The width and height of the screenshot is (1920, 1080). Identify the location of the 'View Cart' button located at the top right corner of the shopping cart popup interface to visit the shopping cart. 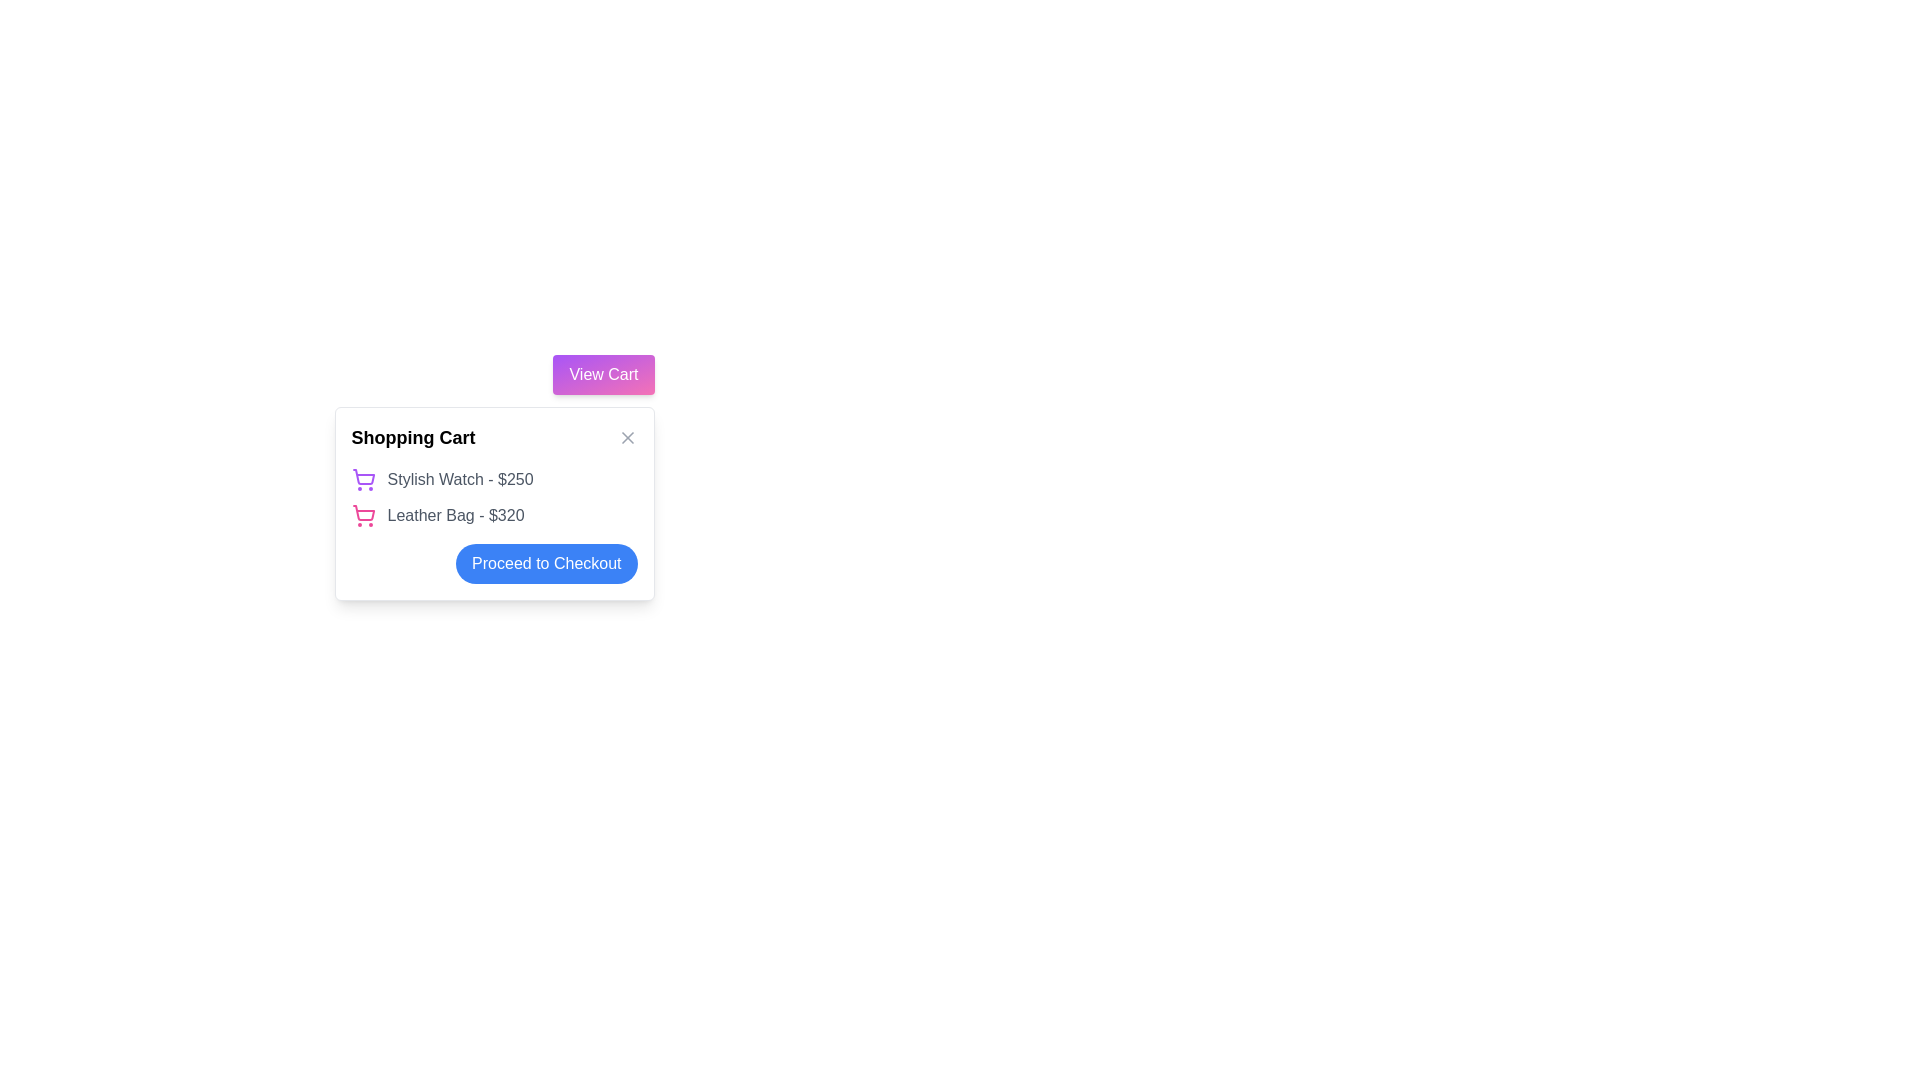
(603, 374).